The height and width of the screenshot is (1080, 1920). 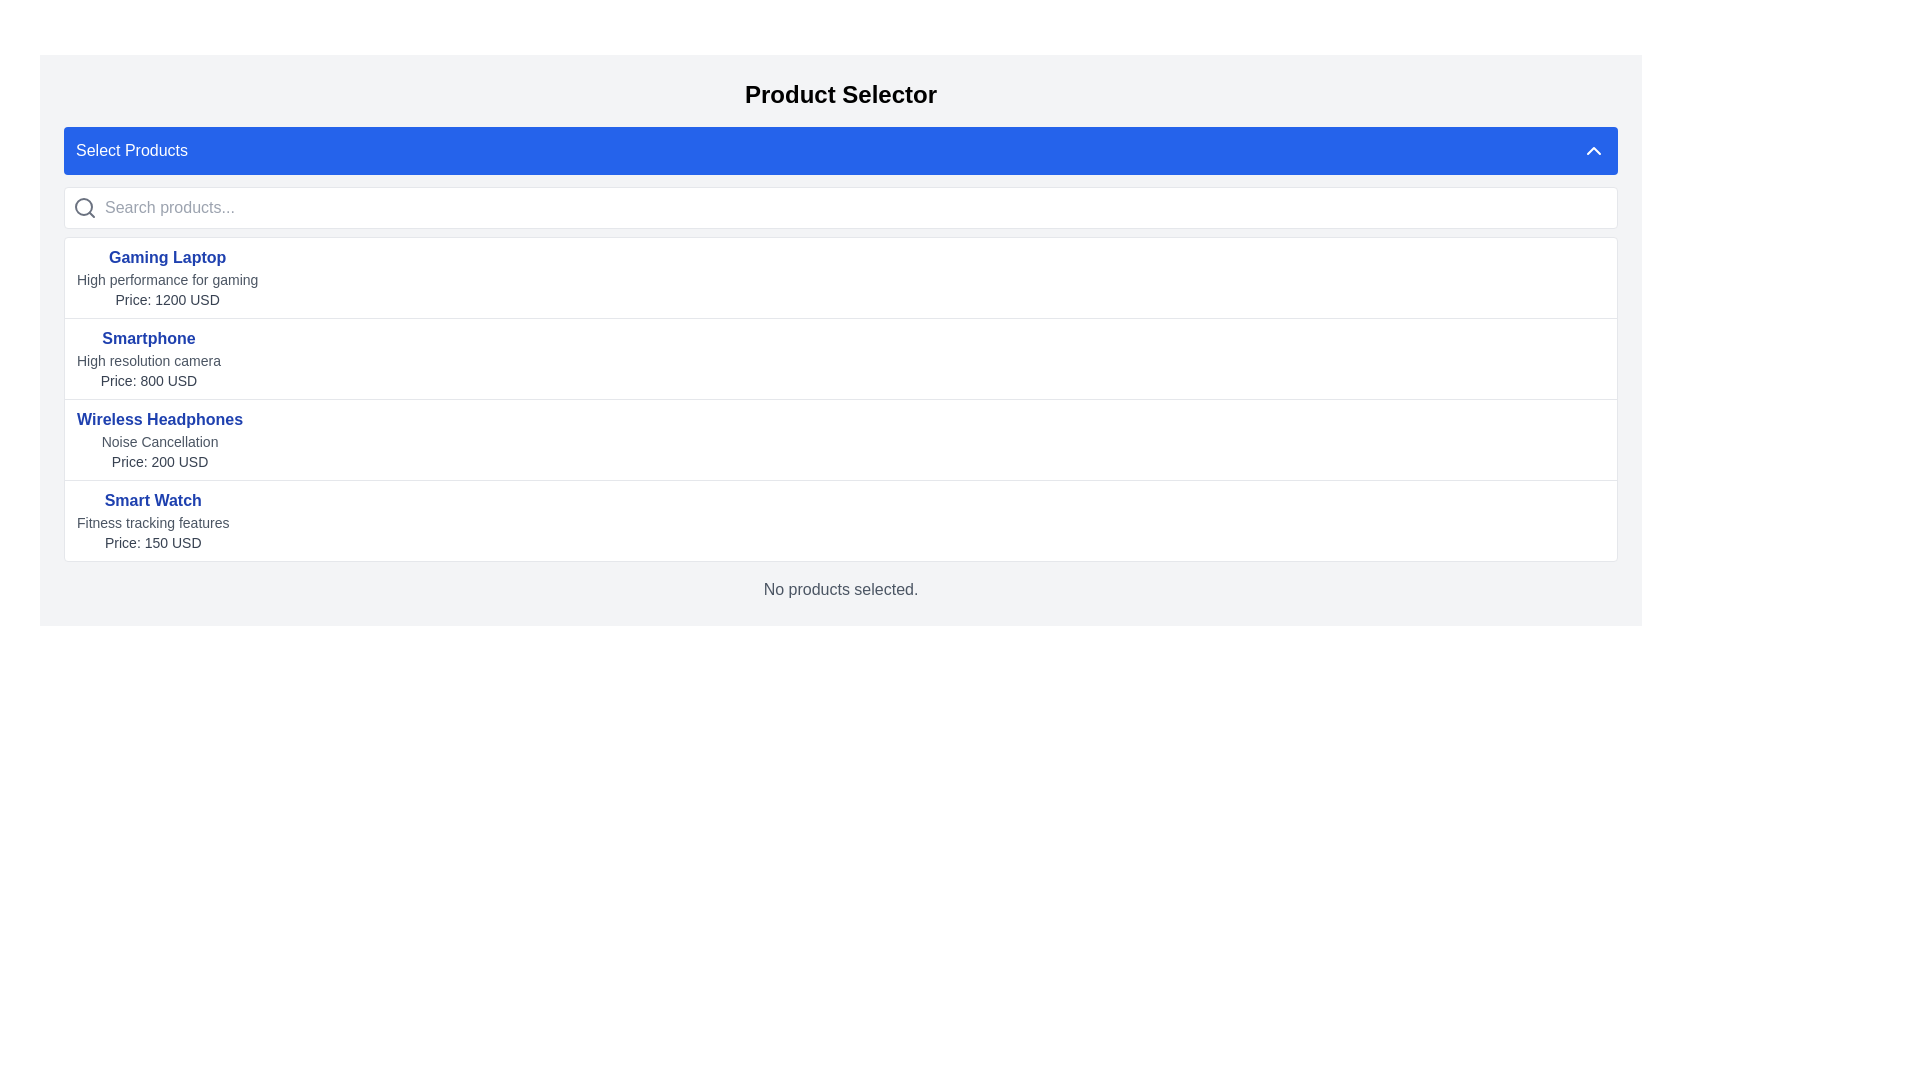 I want to click on the price label of the 'Wireless Headphones' product, which is located below the subtitle 'Noise Cancellation' and above the 'Smart Watch' product block, so click(x=160, y=462).